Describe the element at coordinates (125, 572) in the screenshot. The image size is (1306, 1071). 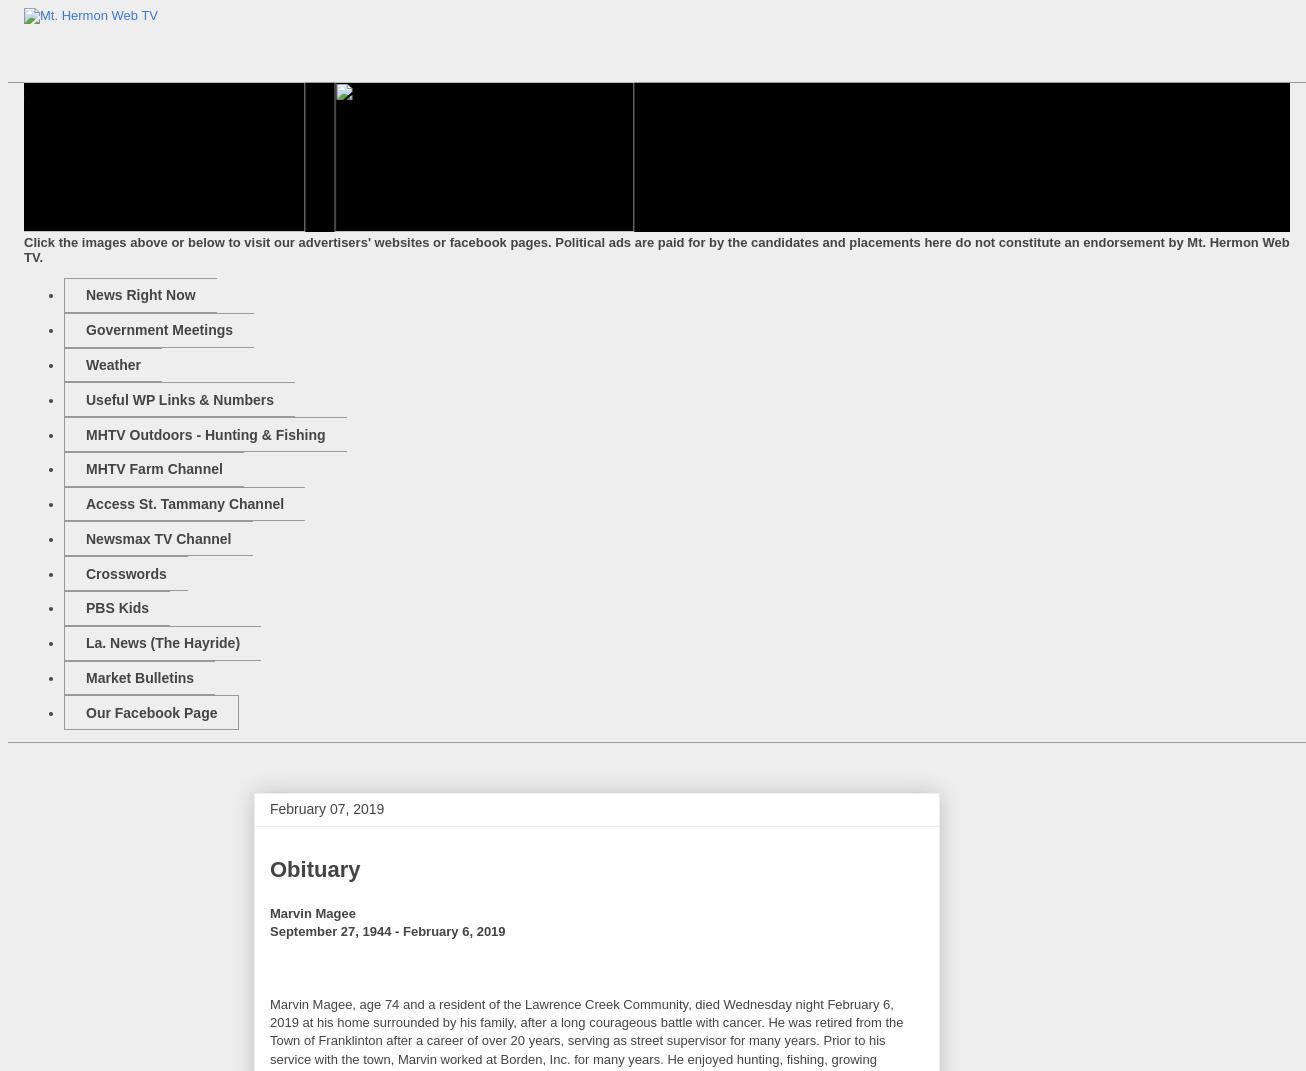
I see `'Crosswords'` at that location.